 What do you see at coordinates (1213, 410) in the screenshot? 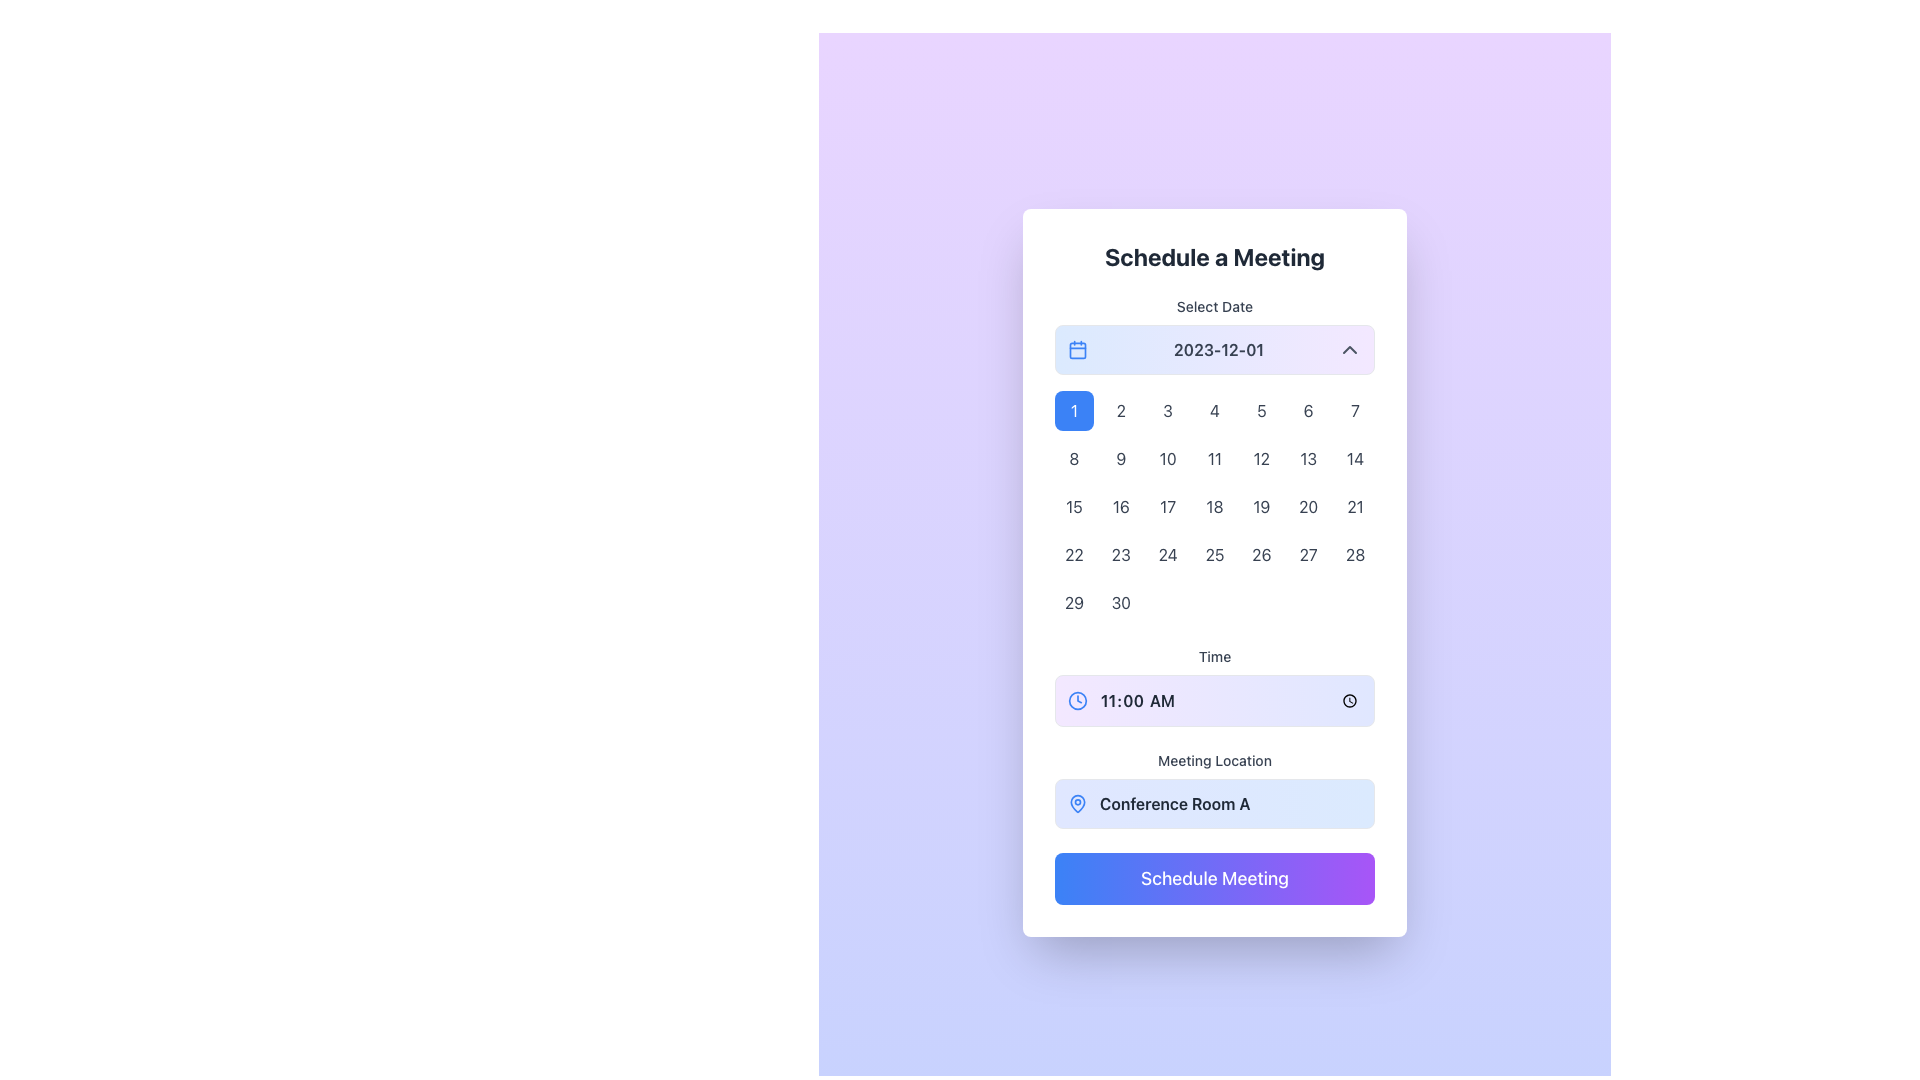
I see `the button displaying the number '4' in the calendar grid` at bounding box center [1213, 410].